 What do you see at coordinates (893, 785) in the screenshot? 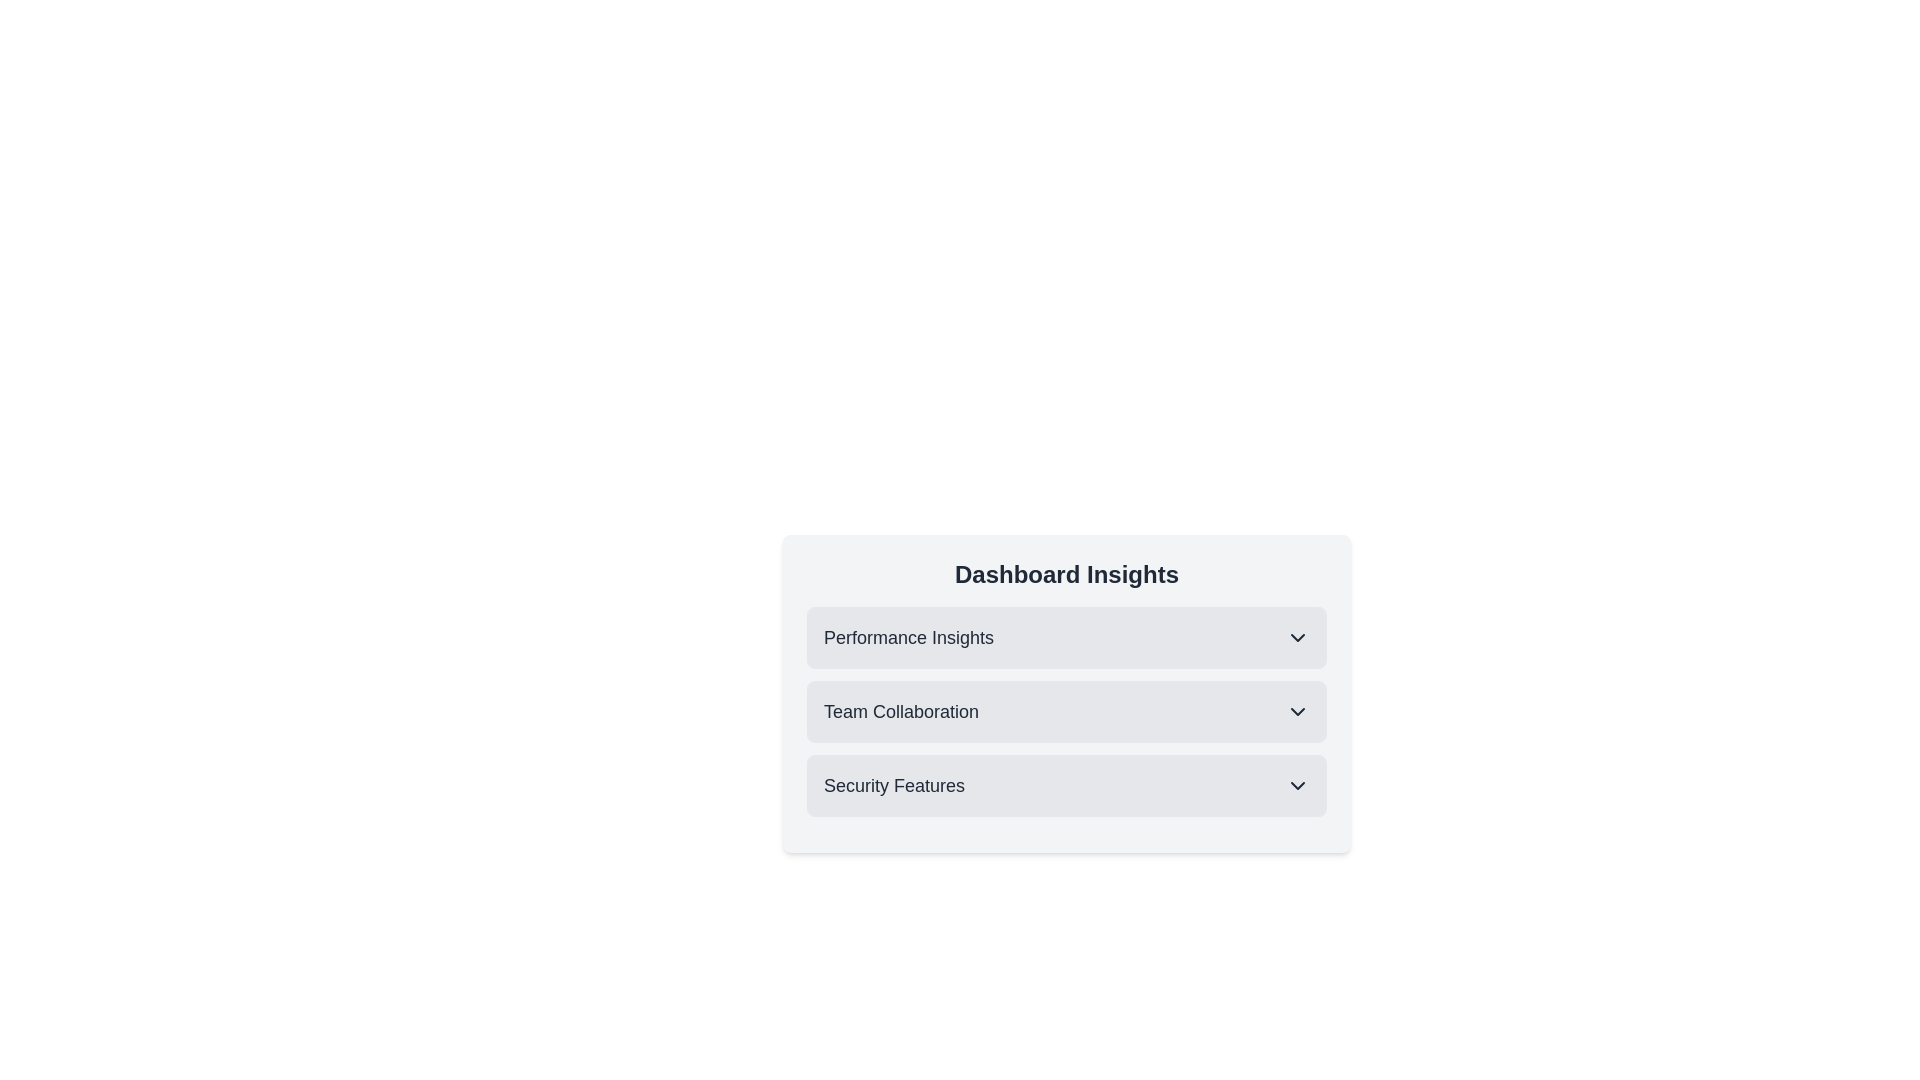
I see `the 'Security Features' text label, which is styled in a larger, bold font and is located under the 'Team Collaboration' section within the 'Dashboard Insights' expandable list` at bounding box center [893, 785].